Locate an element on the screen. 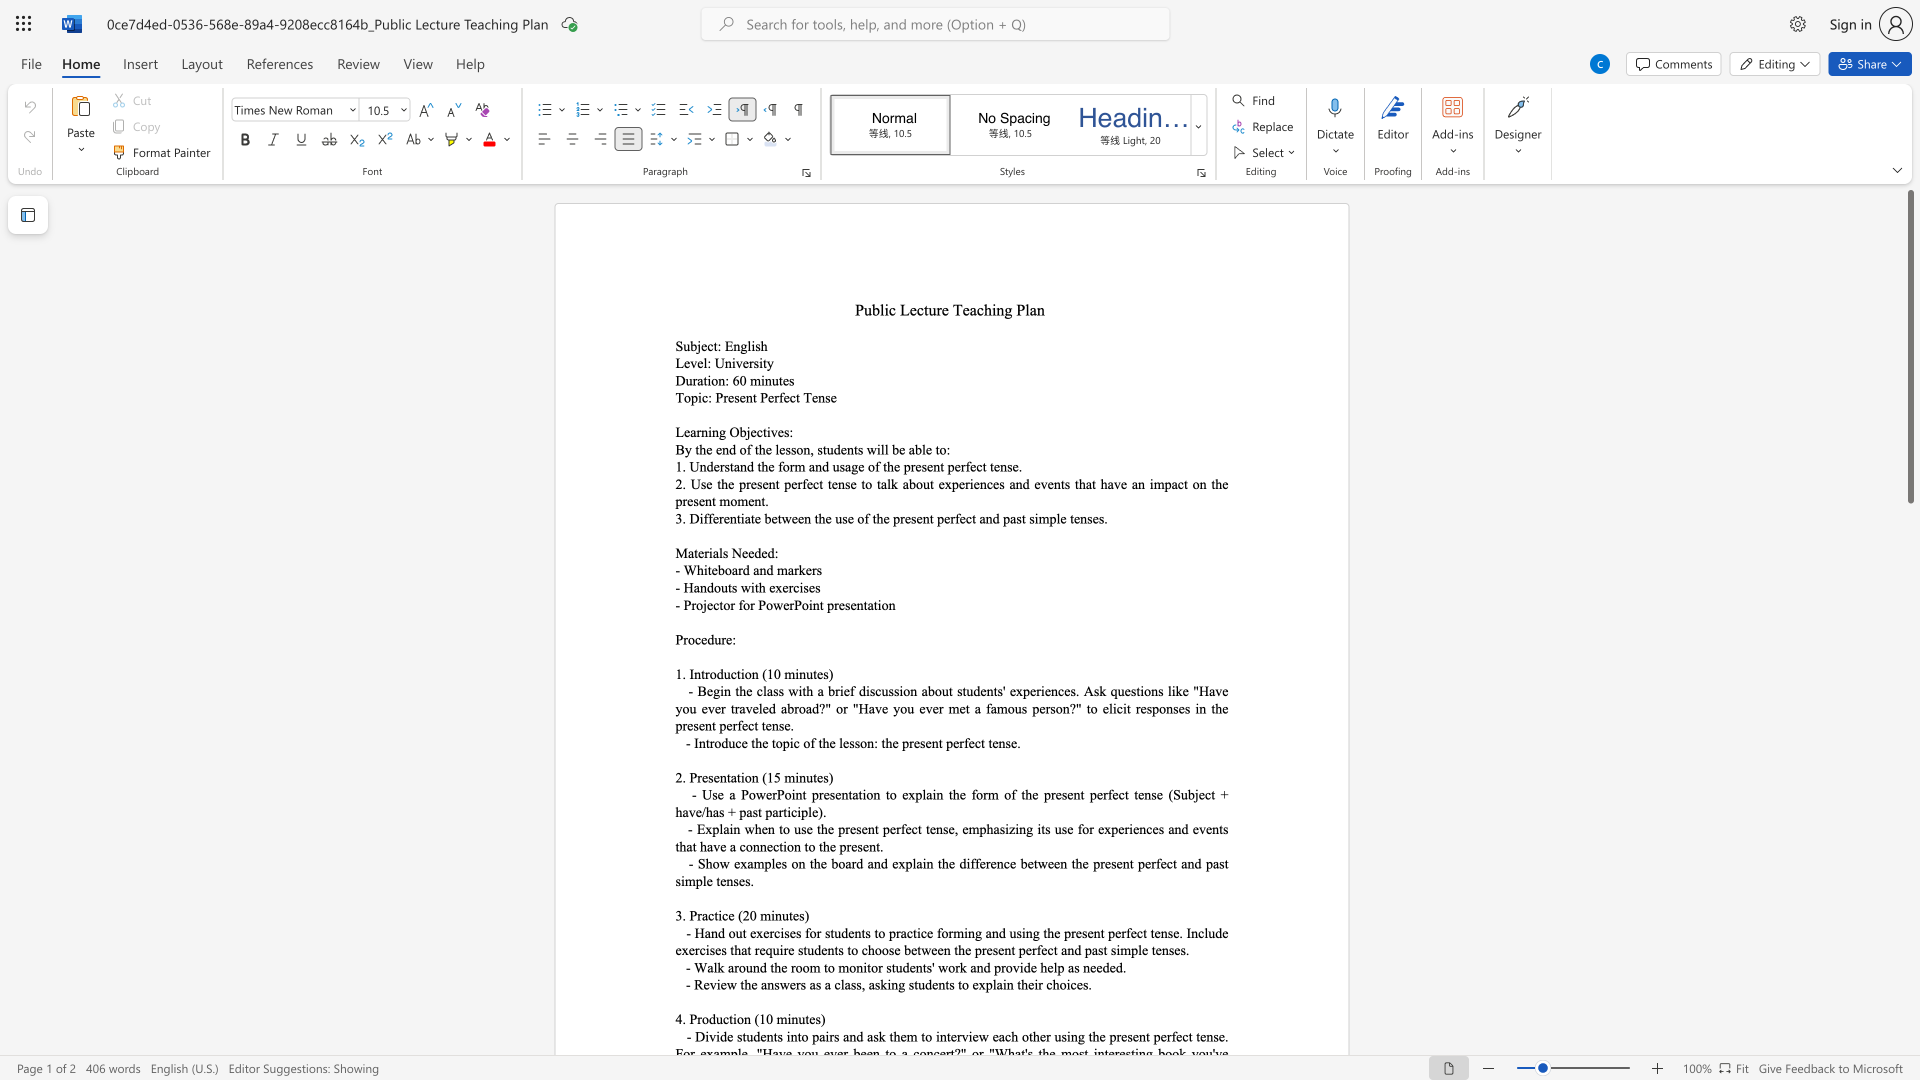 The image size is (1920, 1080). the 1th character "p" in the text is located at coordinates (741, 484).